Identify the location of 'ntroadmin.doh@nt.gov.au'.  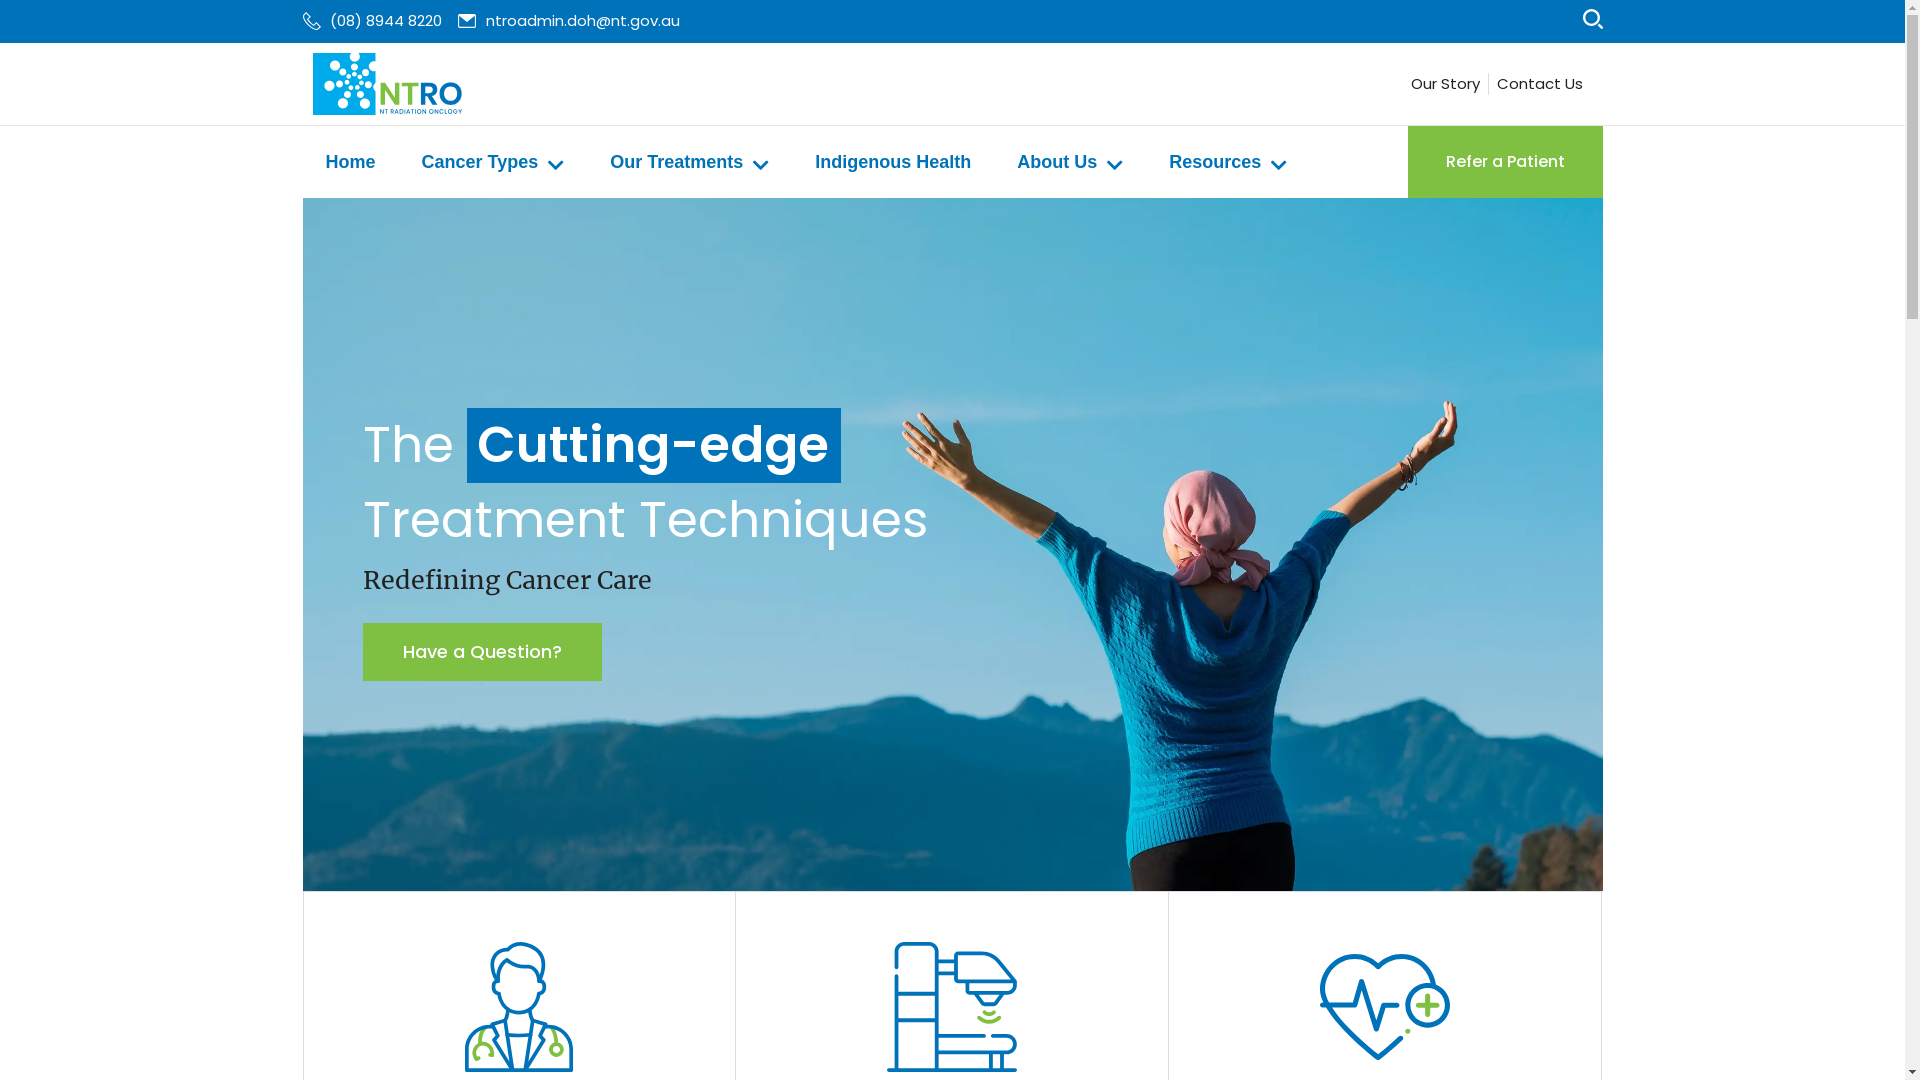
(568, 21).